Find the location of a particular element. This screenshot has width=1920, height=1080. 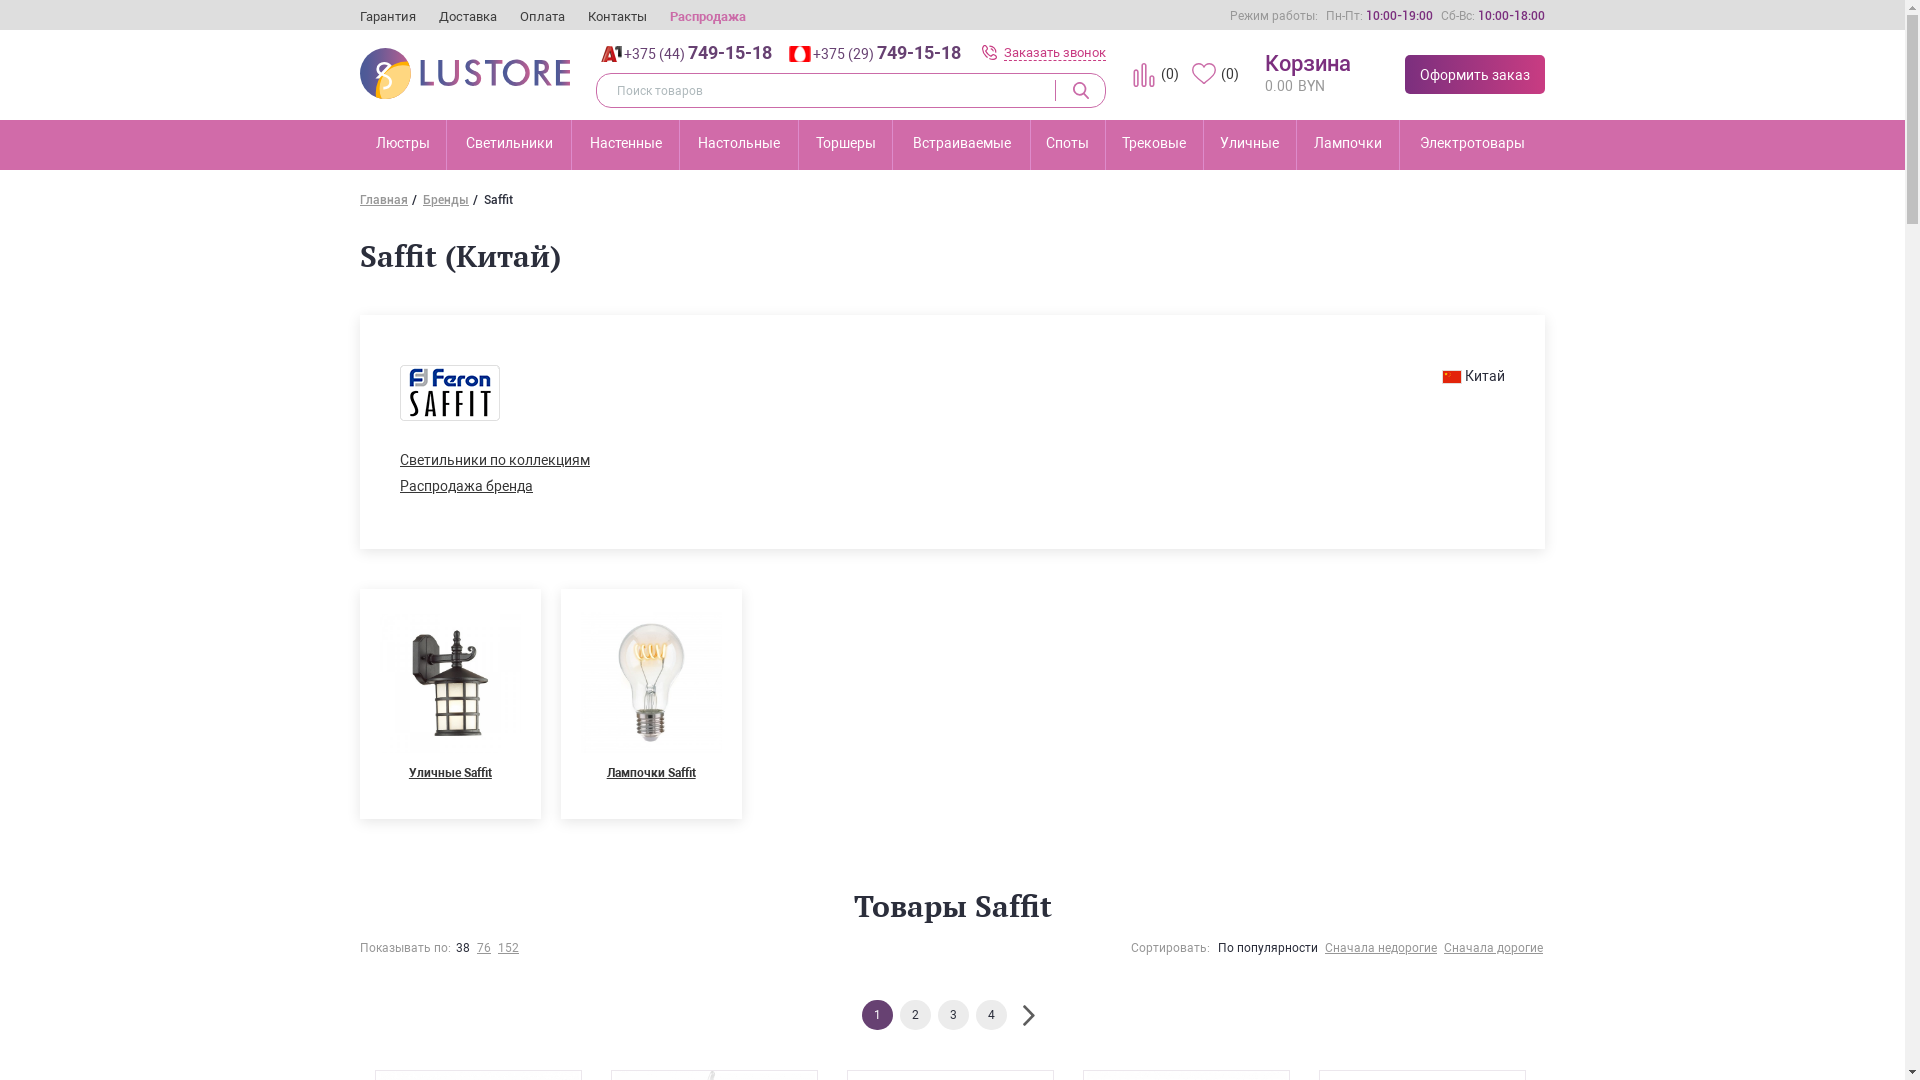

'(0)' is located at coordinates (1155, 73).